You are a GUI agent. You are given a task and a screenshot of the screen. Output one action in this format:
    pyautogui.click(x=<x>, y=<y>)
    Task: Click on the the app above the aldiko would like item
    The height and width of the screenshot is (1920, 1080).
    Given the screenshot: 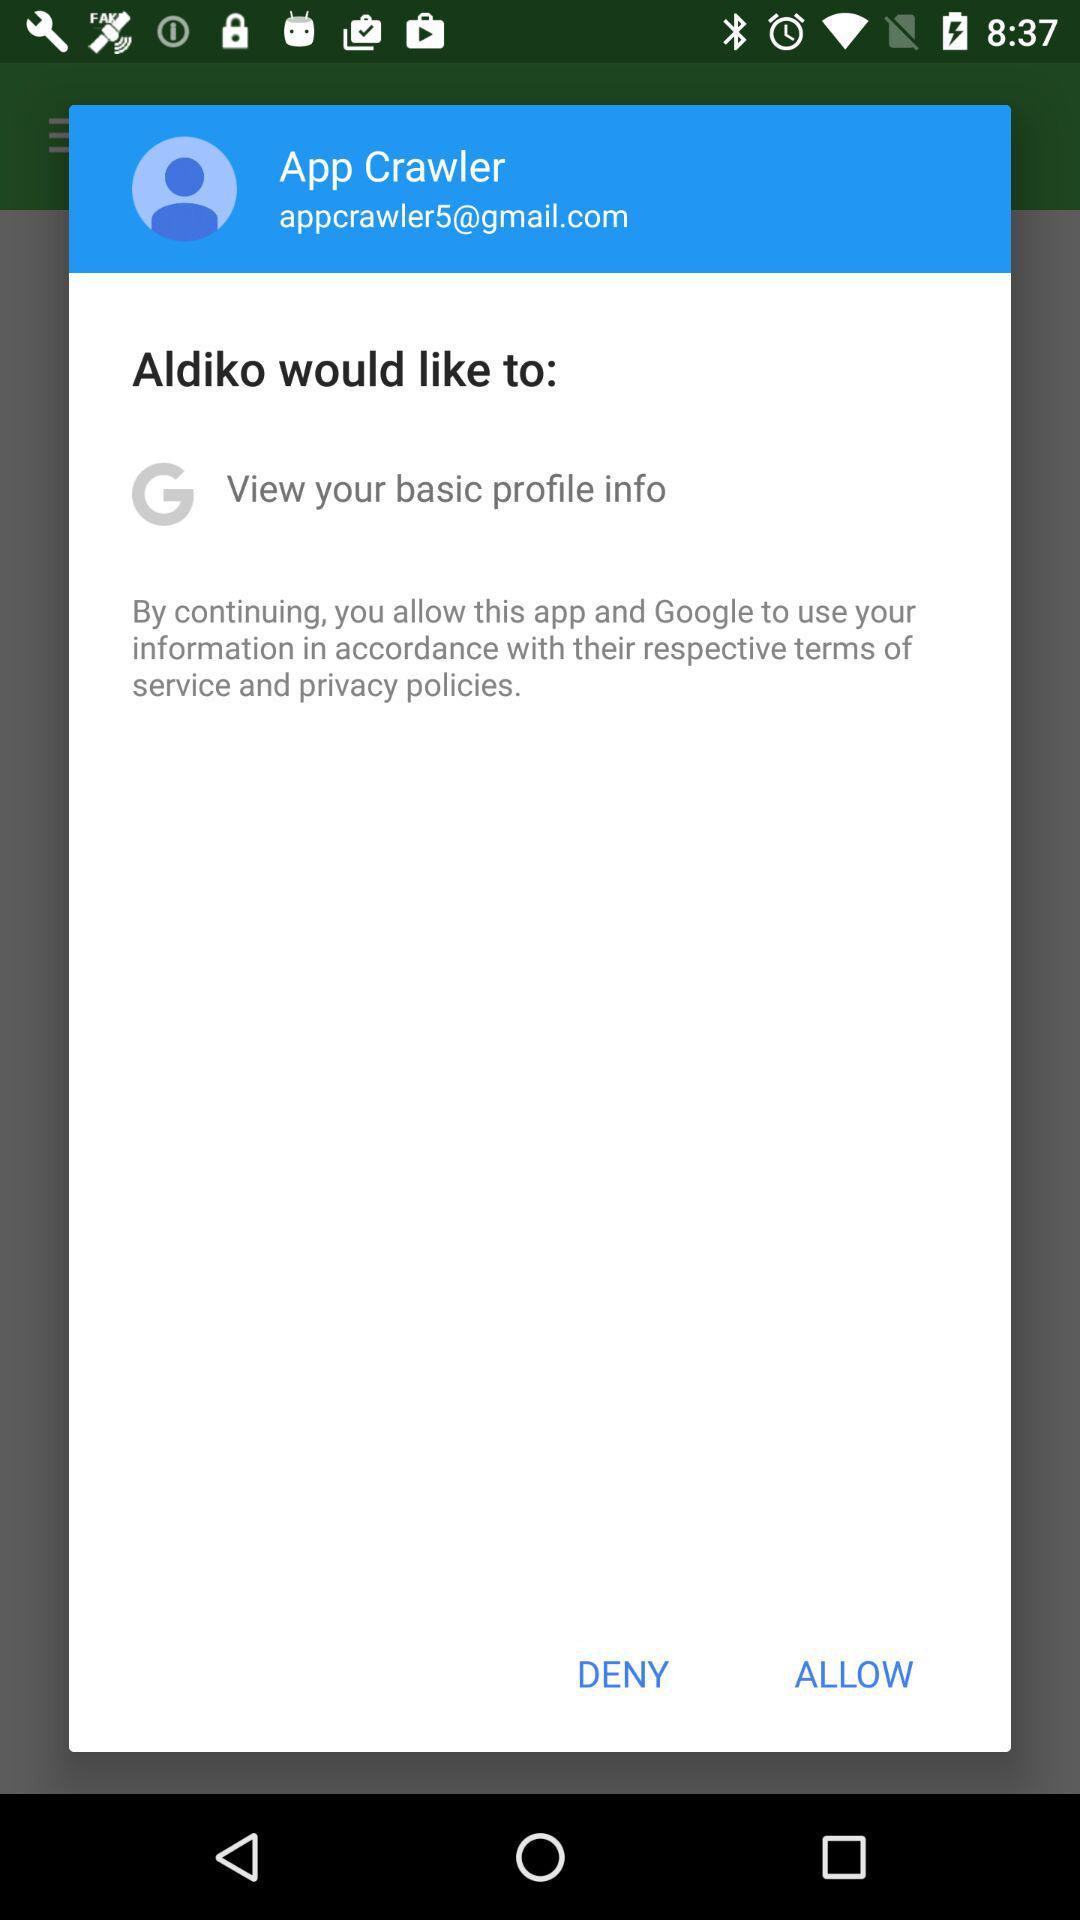 What is the action you would take?
    pyautogui.click(x=454, y=214)
    